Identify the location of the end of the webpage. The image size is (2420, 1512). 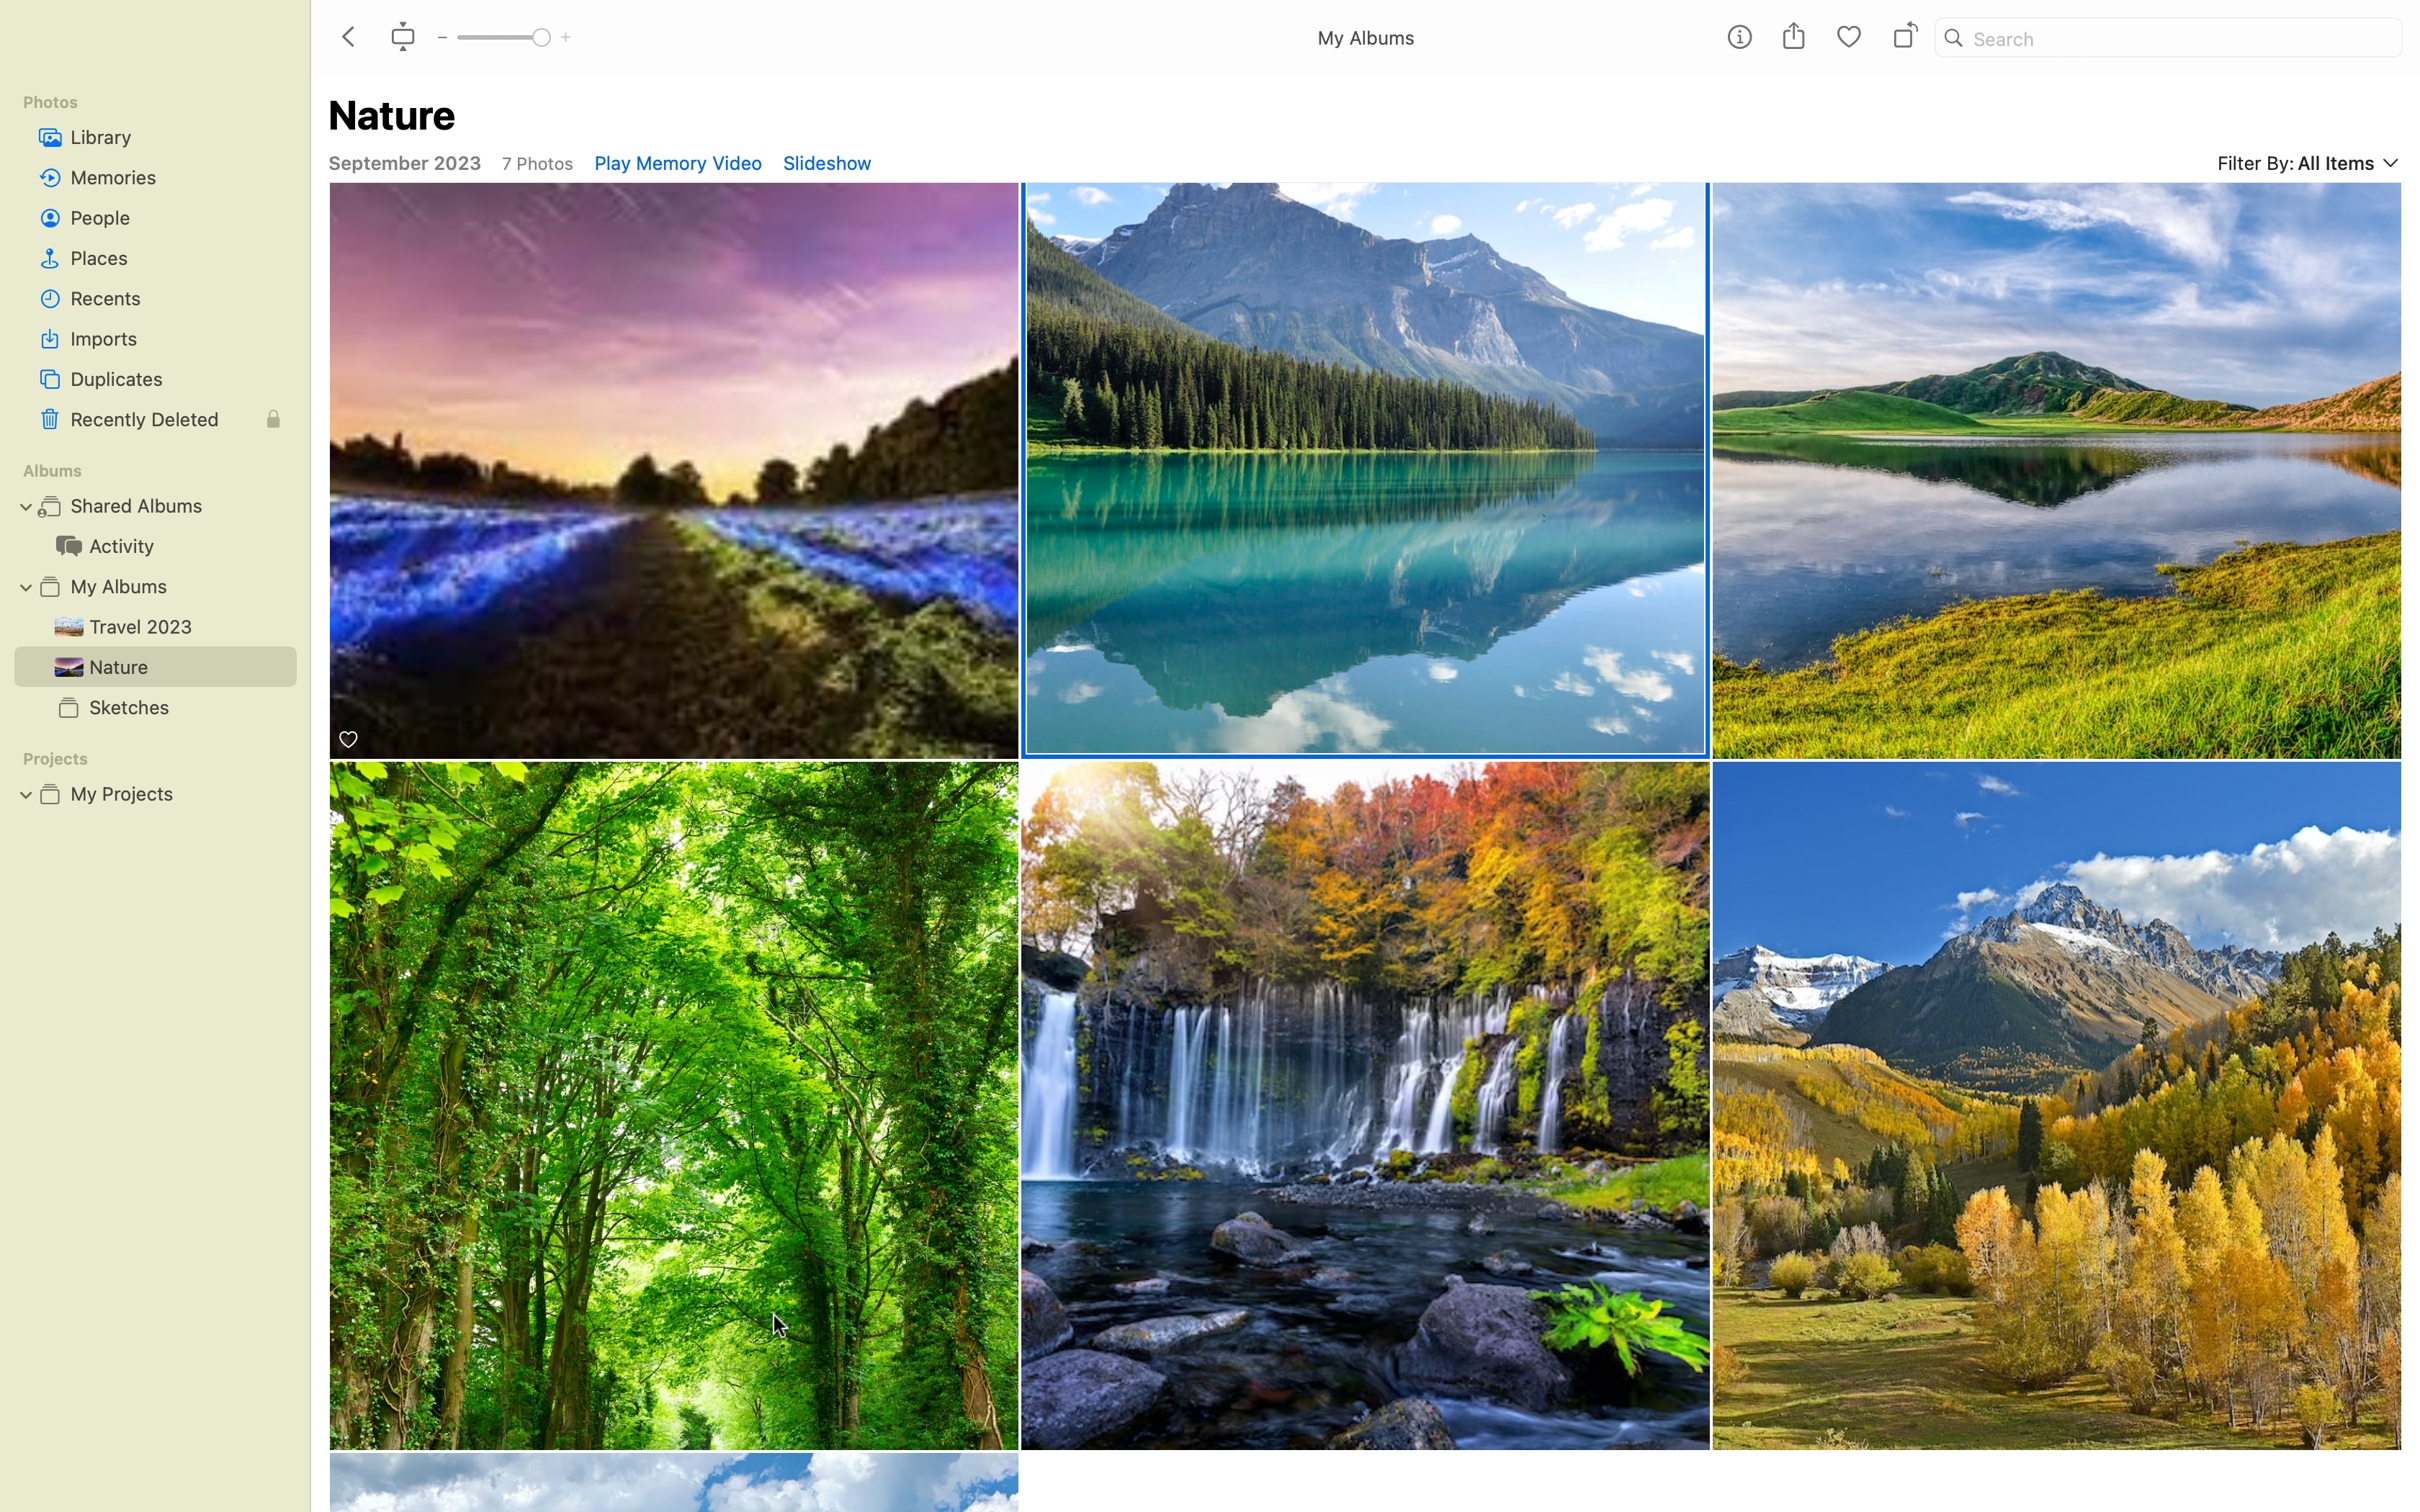
(4595580, 1781136).